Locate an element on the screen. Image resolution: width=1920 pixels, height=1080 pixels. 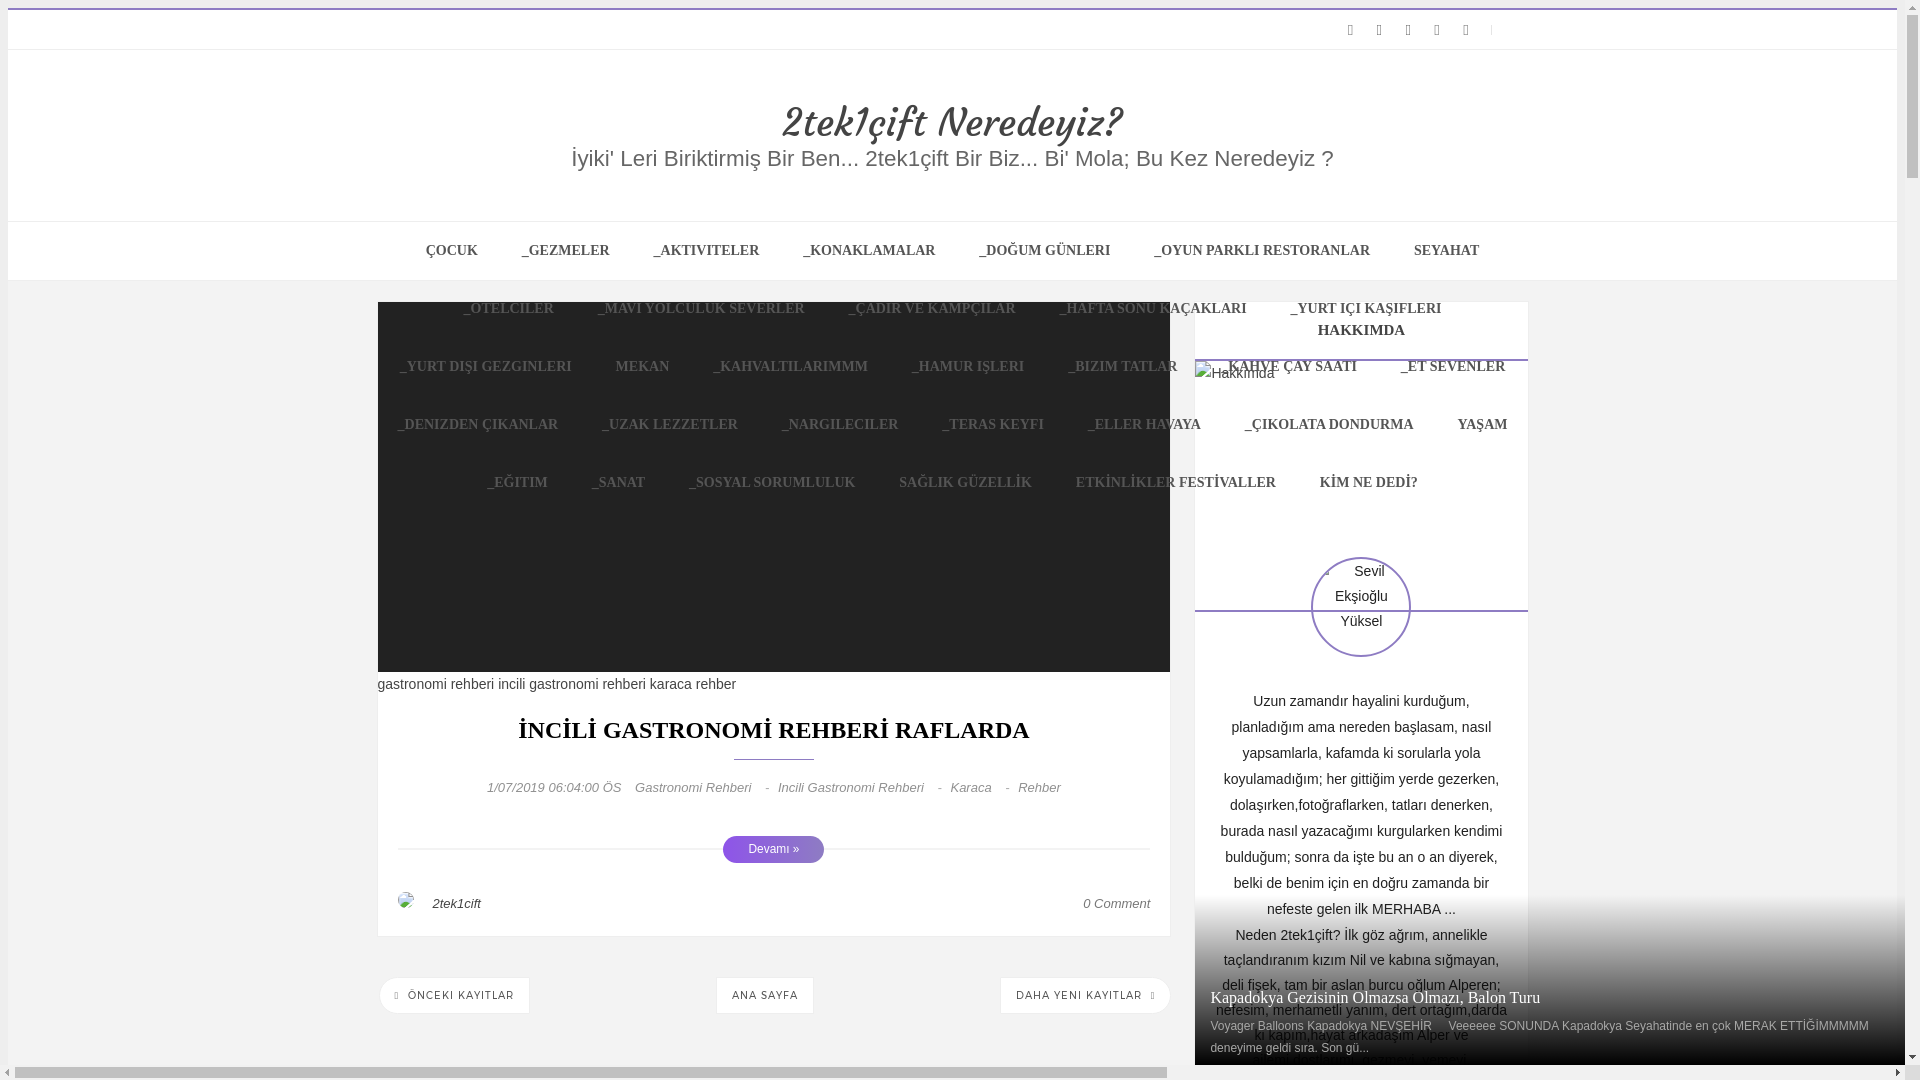
'_SANAT' is located at coordinates (617, 482).